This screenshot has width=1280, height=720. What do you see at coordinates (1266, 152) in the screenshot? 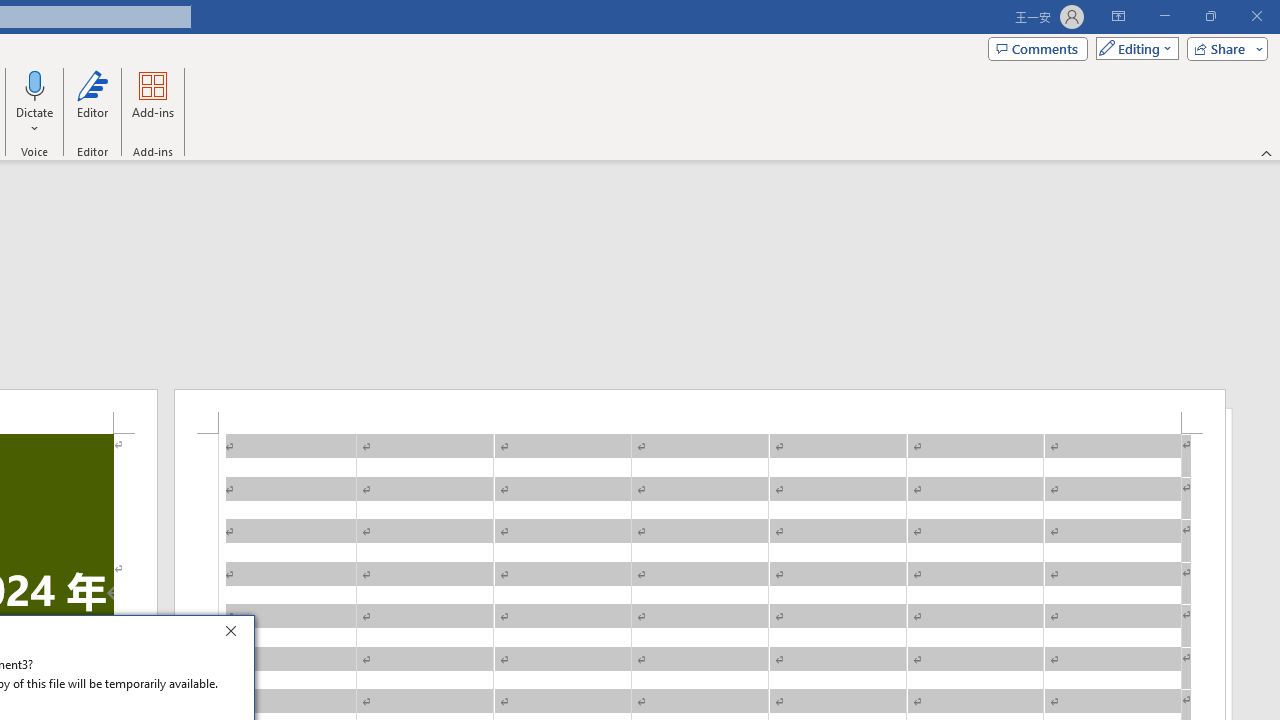
I see `'Collapse the Ribbon'` at bounding box center [1266, 152].